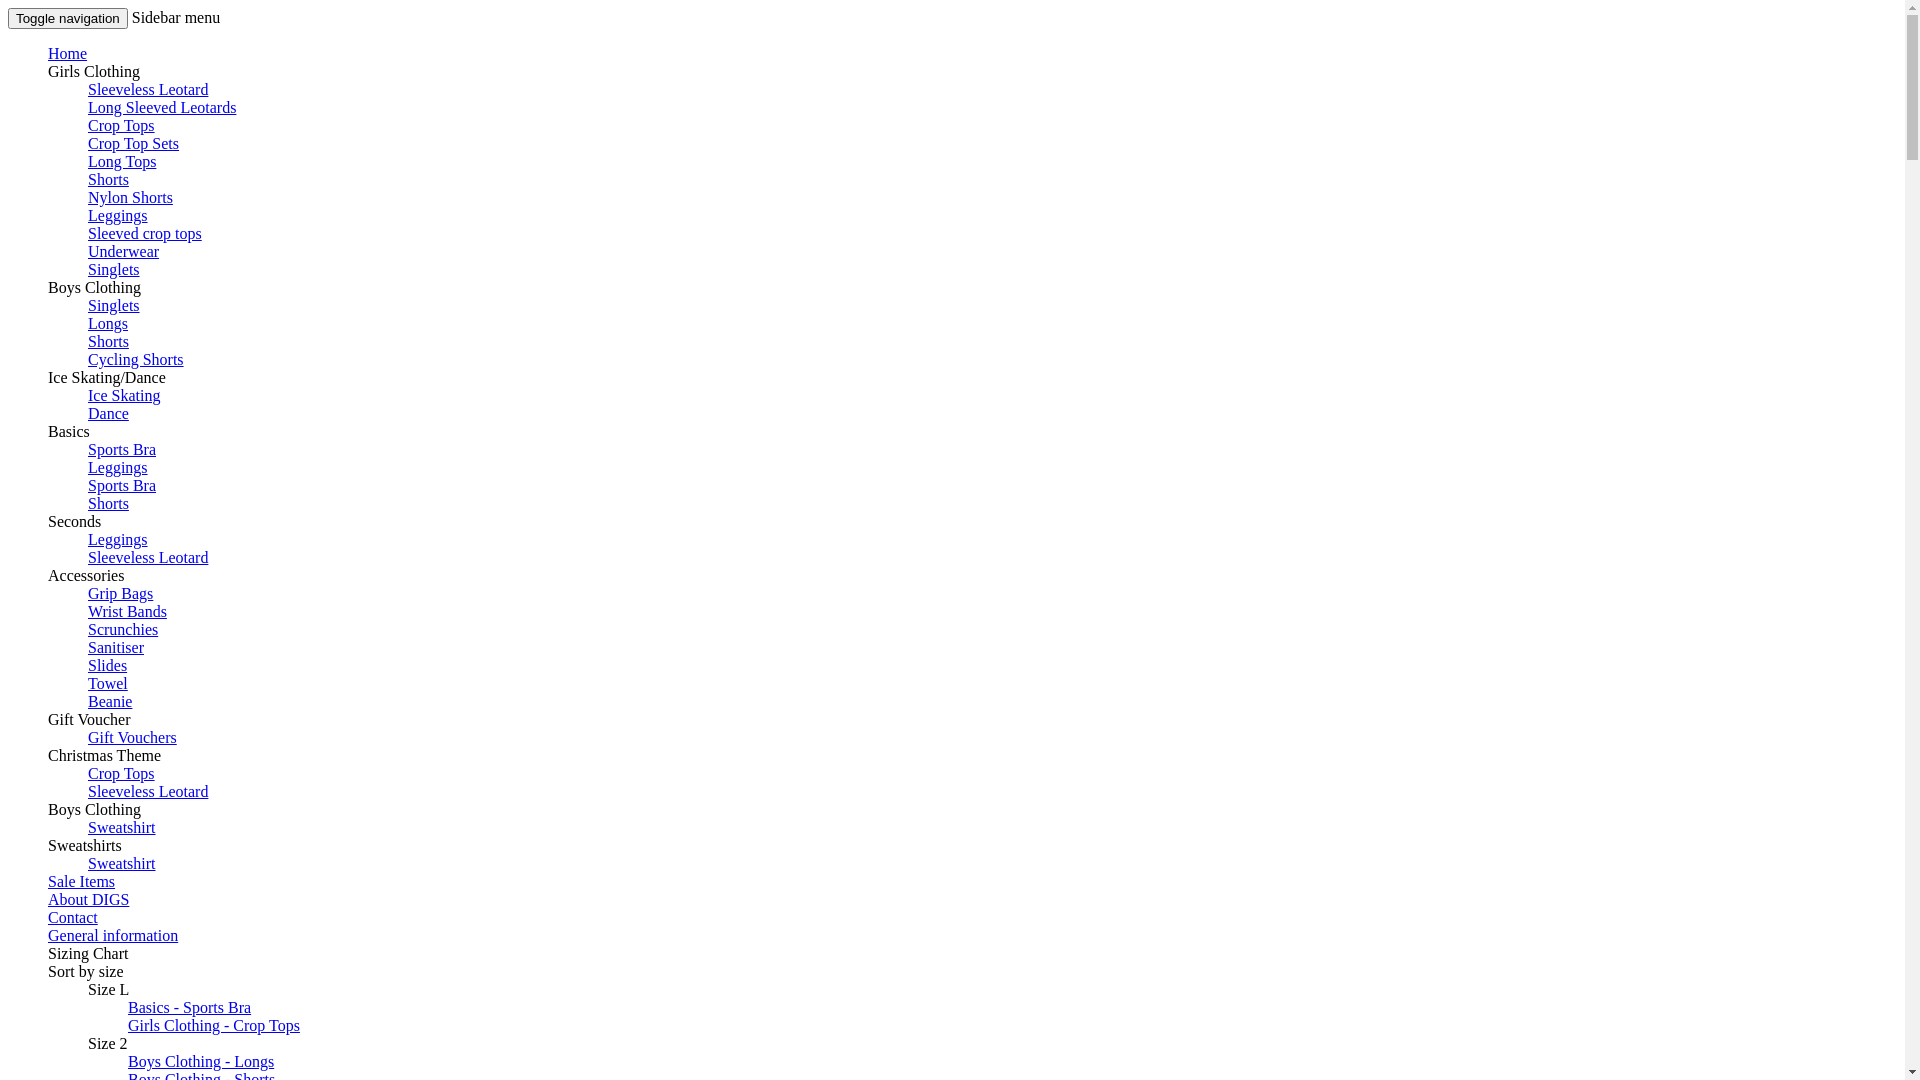  Describe the element at coordinates (48, 70) in the screenshot. I see `'Girls Clothing'` at that location.